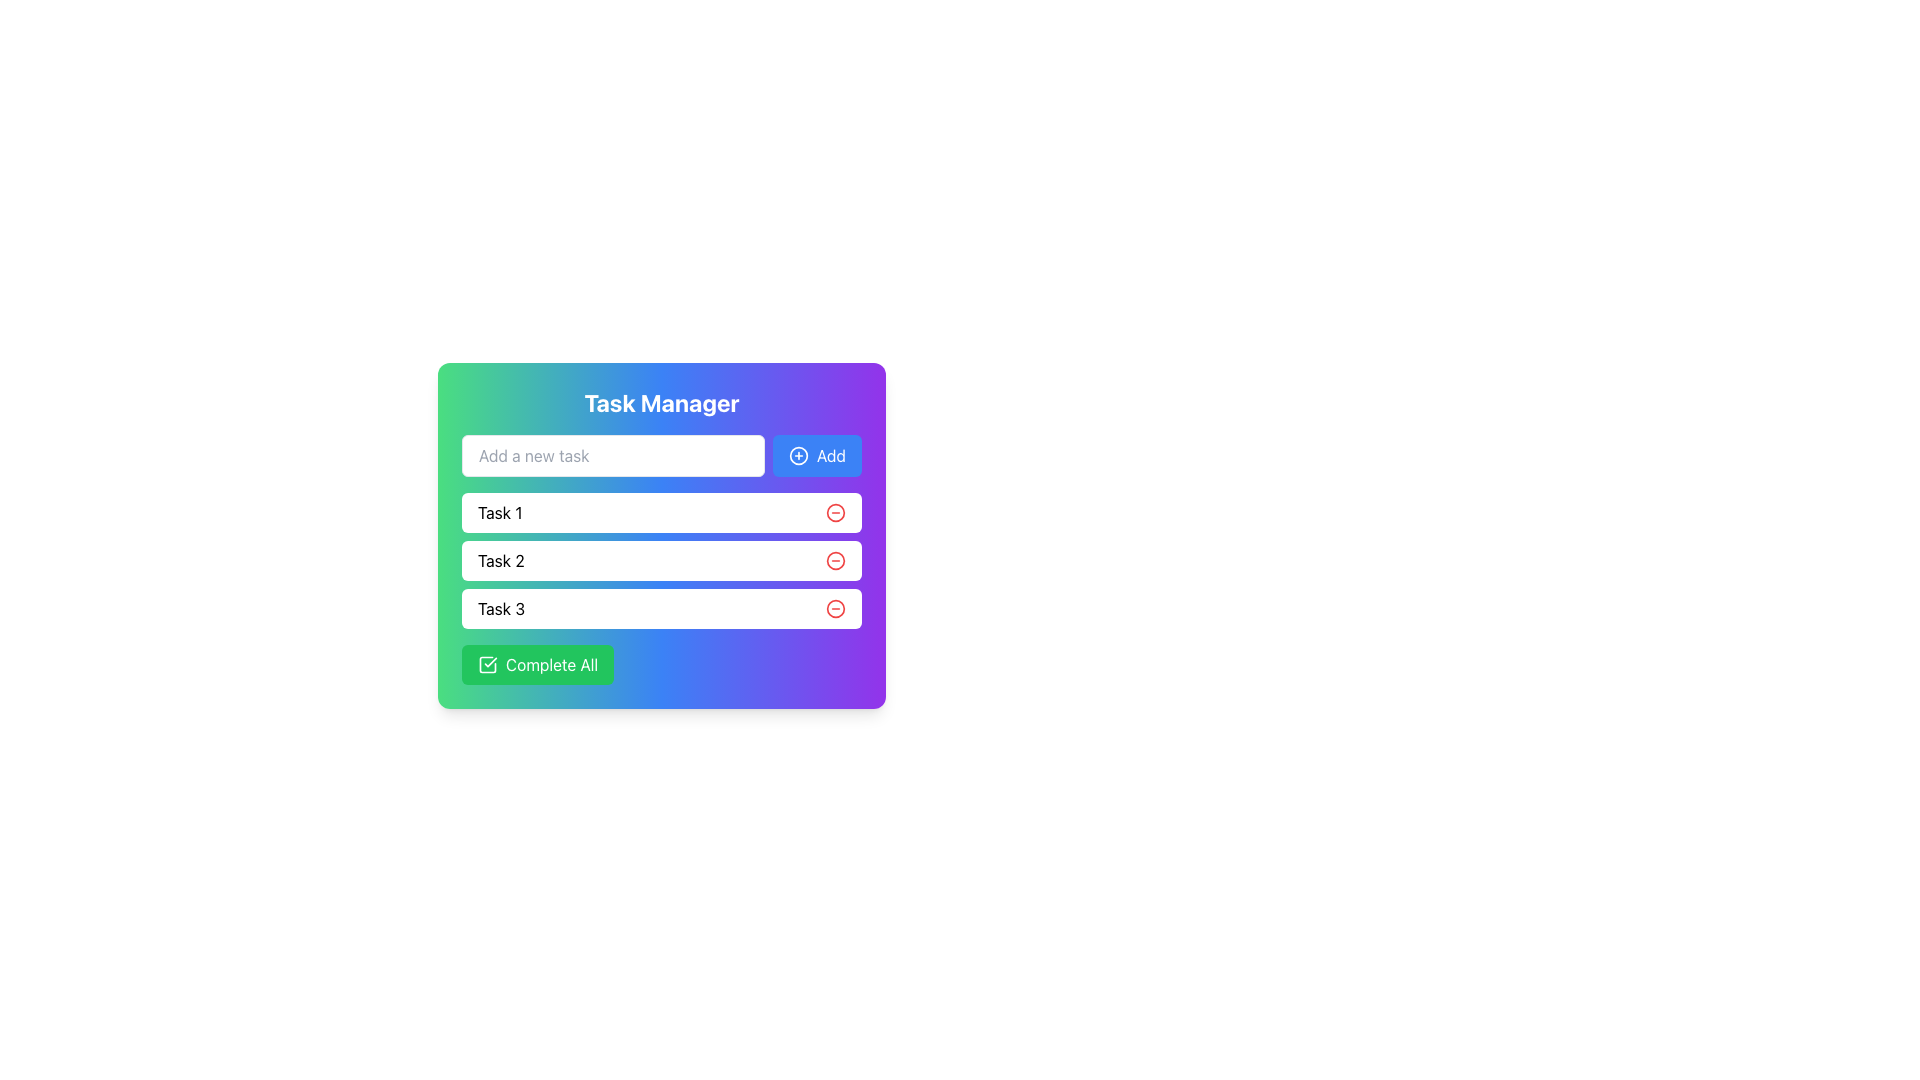 The width and height of the screenshot is (1920, 1080). Describe the element at coordinates (835, 560) in the screenshot. I see `the outer circle of the 'minus' icon, which visually denotes the button's functionality, located directly to the right of the text 'Task 2'` at that location.